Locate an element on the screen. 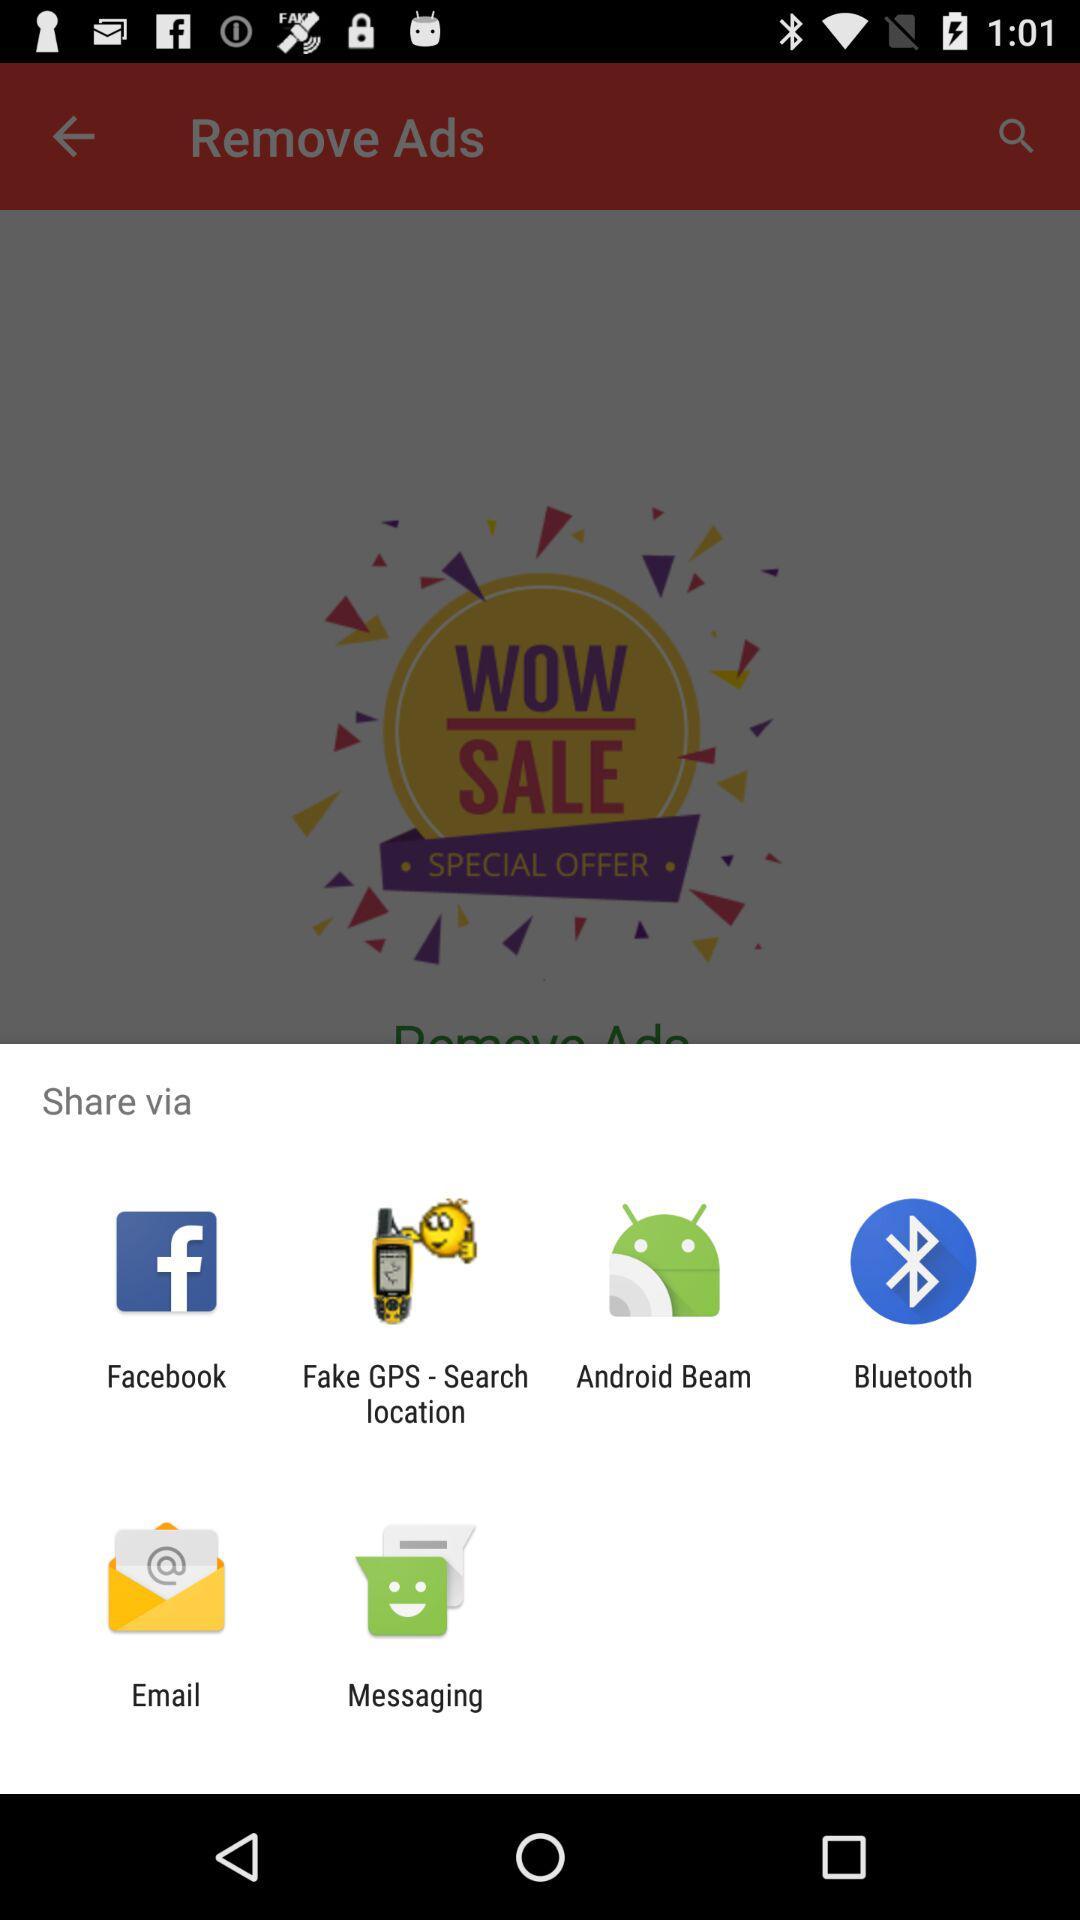 The width and height of the screenshot is (1080, 1920). the app next to fake gps search app is located at coordinates (664, 1392).